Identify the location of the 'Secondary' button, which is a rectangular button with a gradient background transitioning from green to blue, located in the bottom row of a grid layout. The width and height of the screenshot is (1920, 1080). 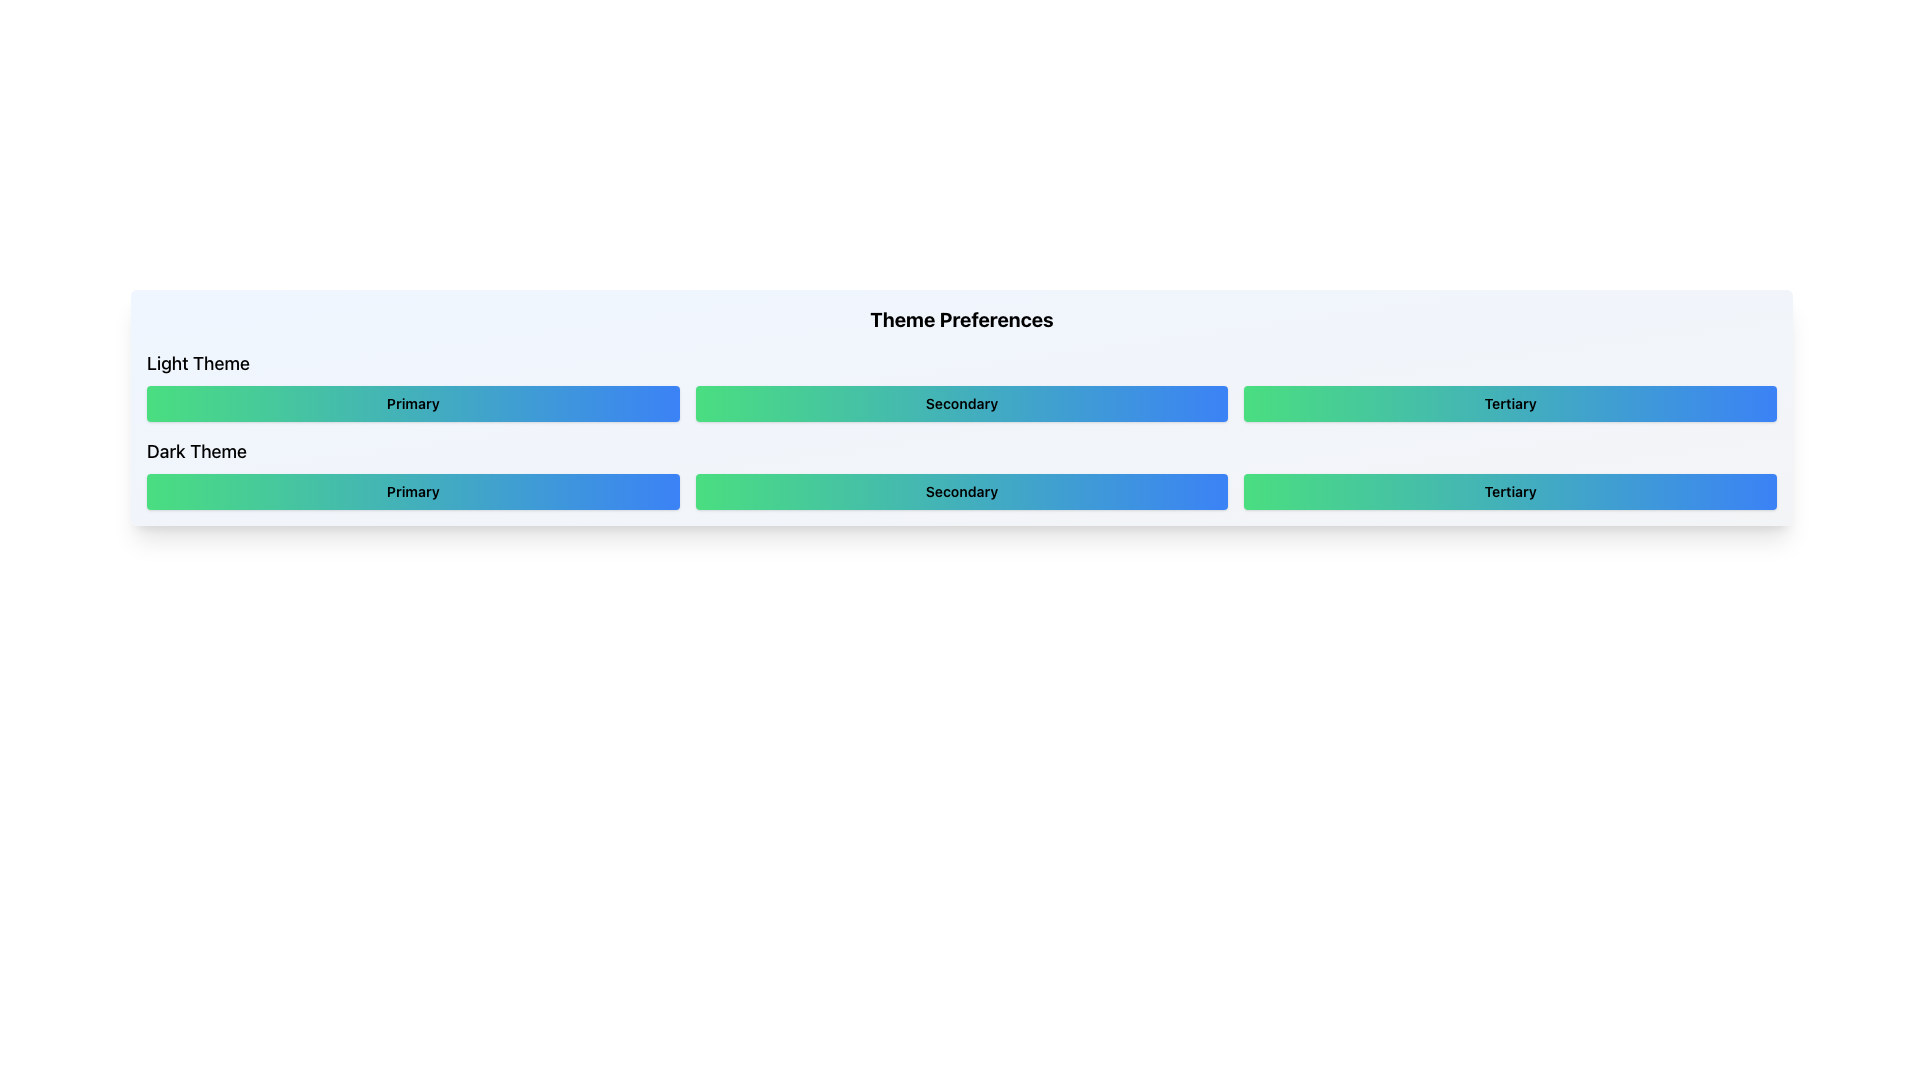
(961, 492).